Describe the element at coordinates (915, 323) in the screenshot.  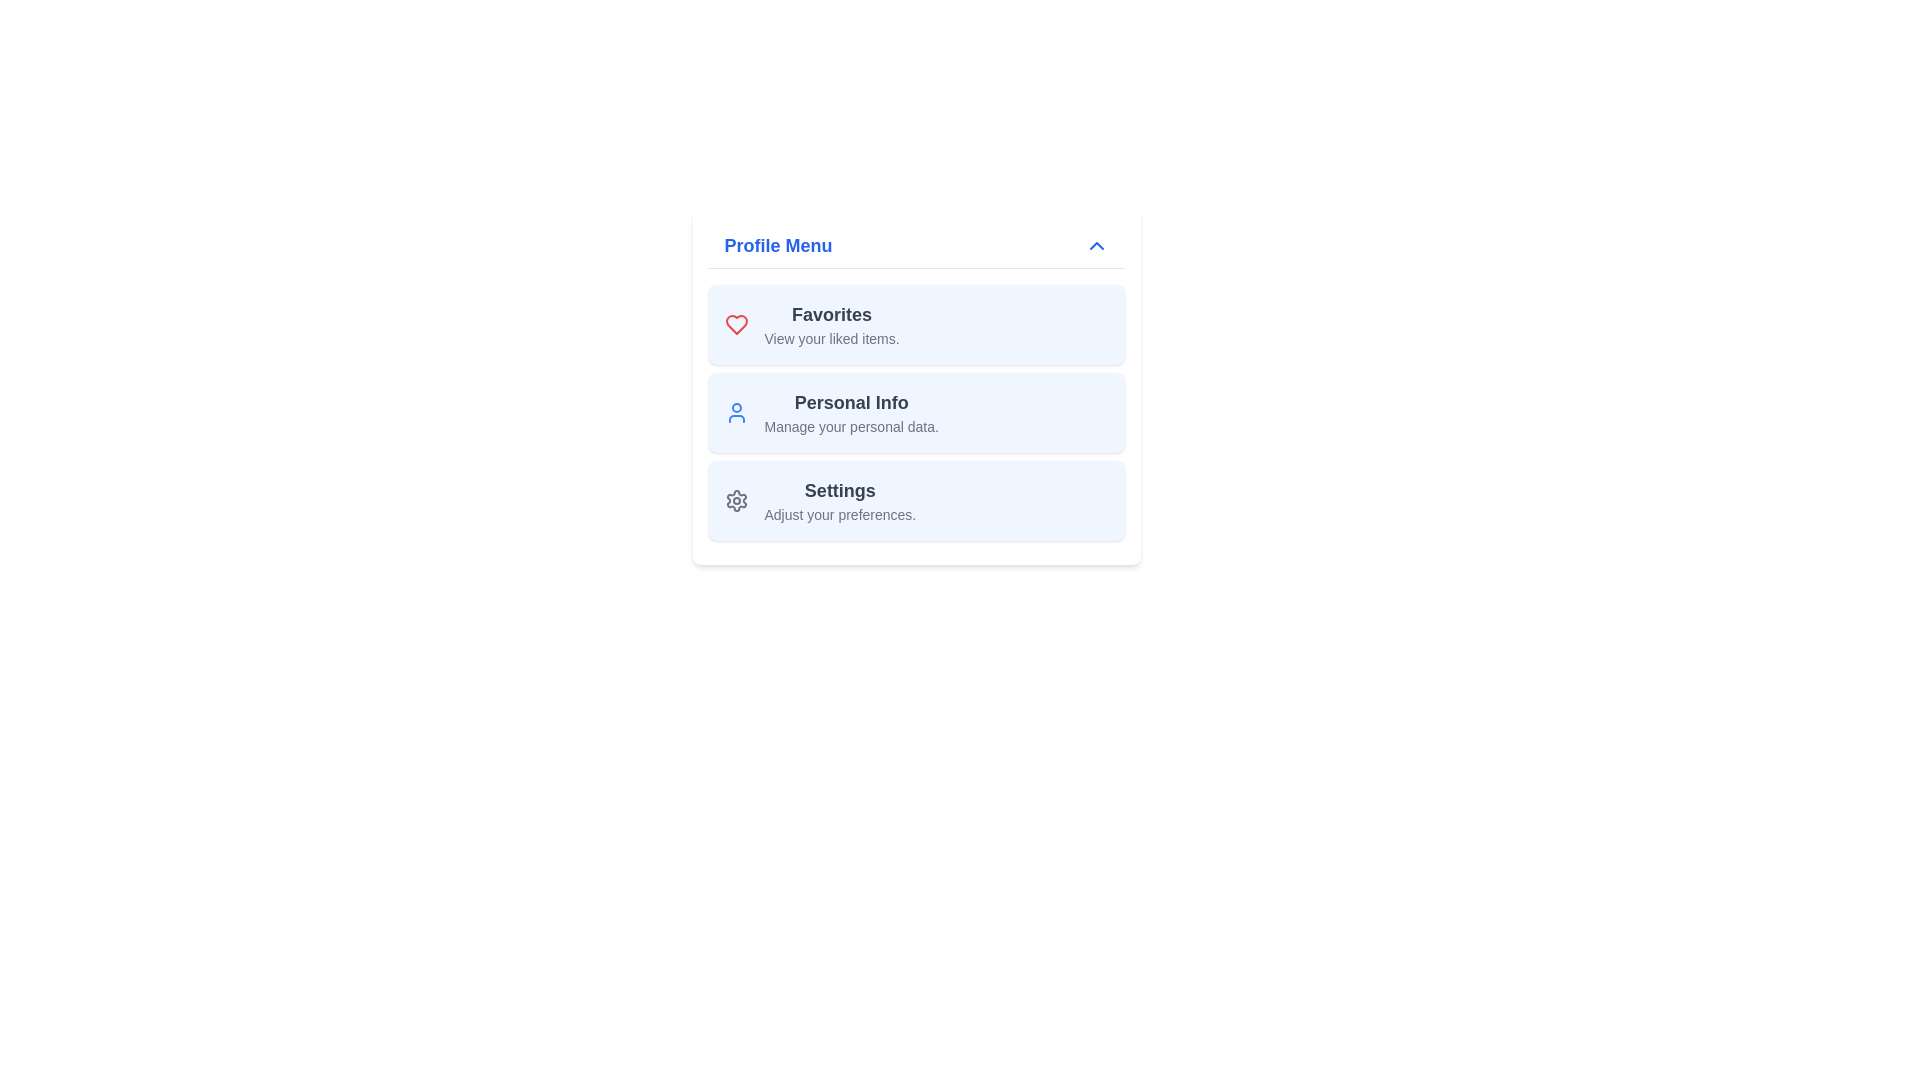
I see `the first Button-like interactive card in the 'Profile Menu' section to observe its hover effects` at that location.